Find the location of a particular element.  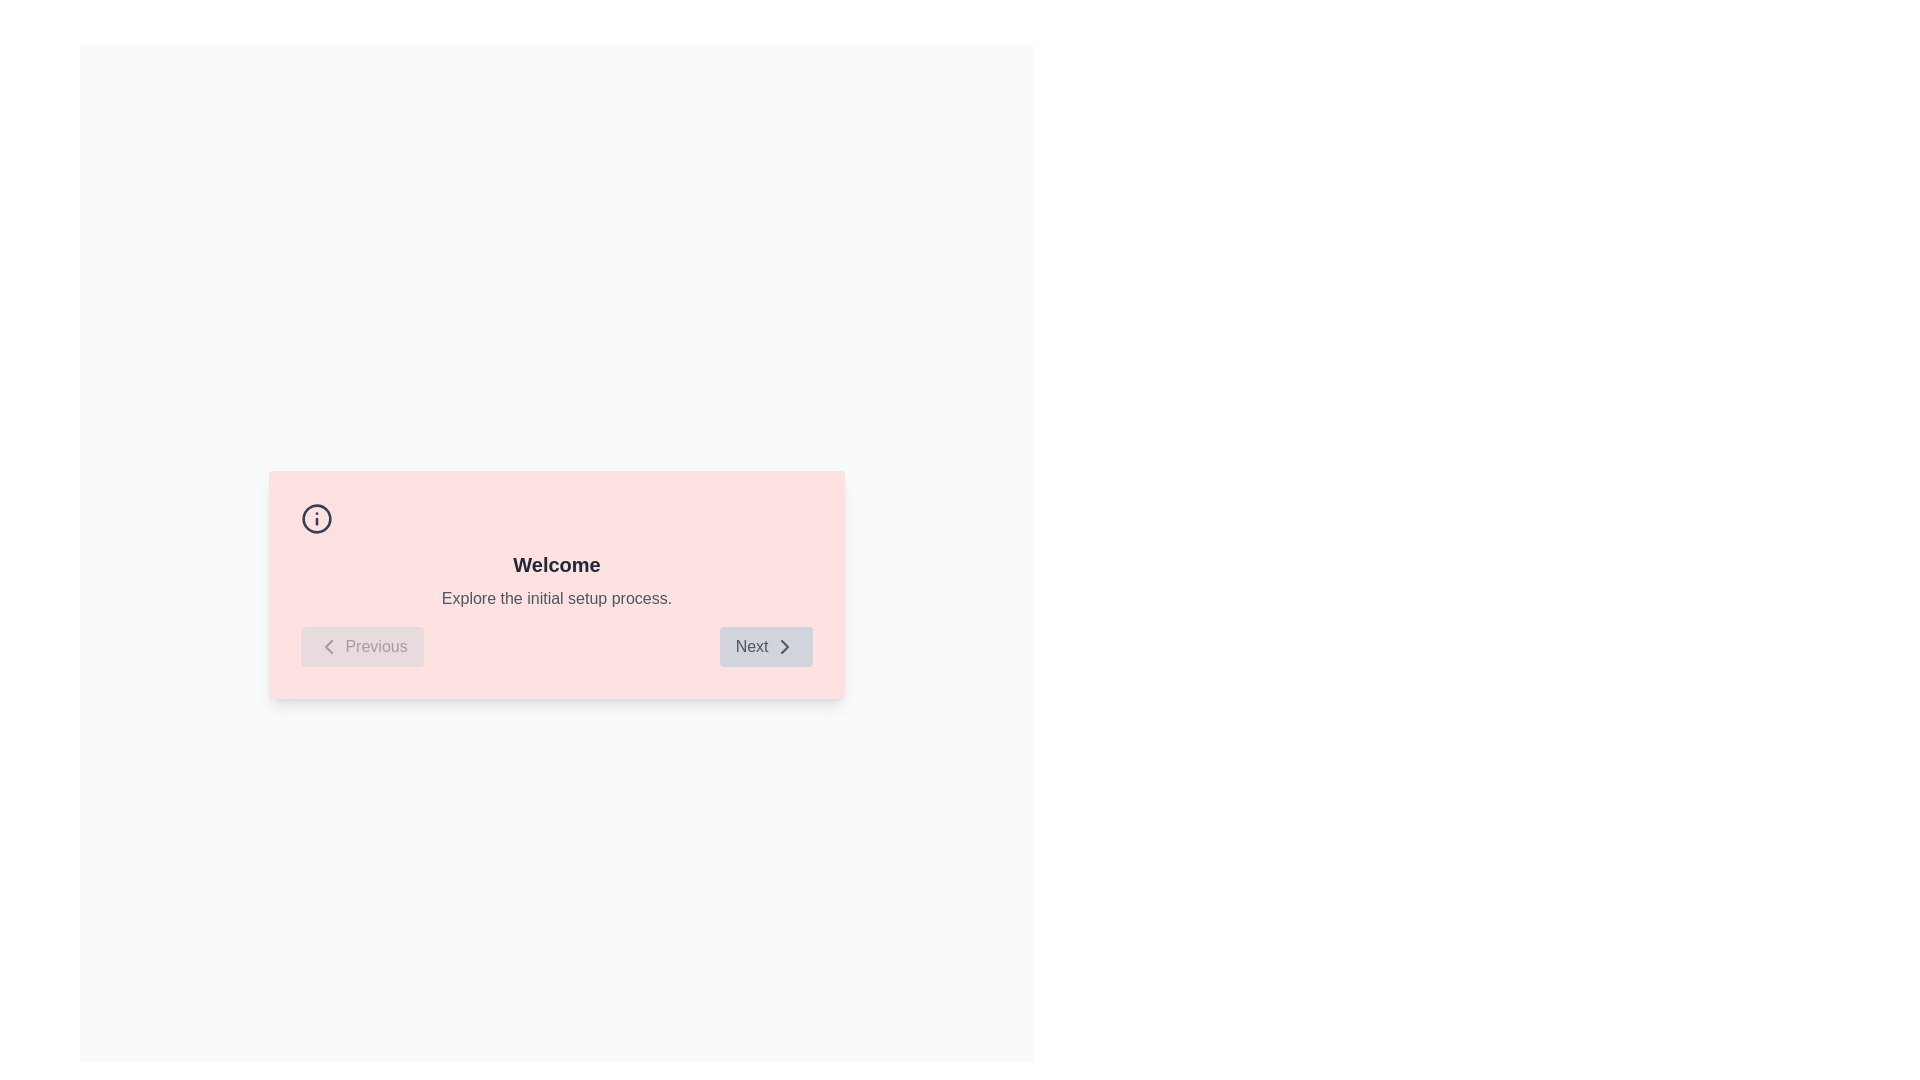

message displayed in the text block that says 'Welcome' and 'Explore the initial setup process.' is located at coordinates (556, 555).